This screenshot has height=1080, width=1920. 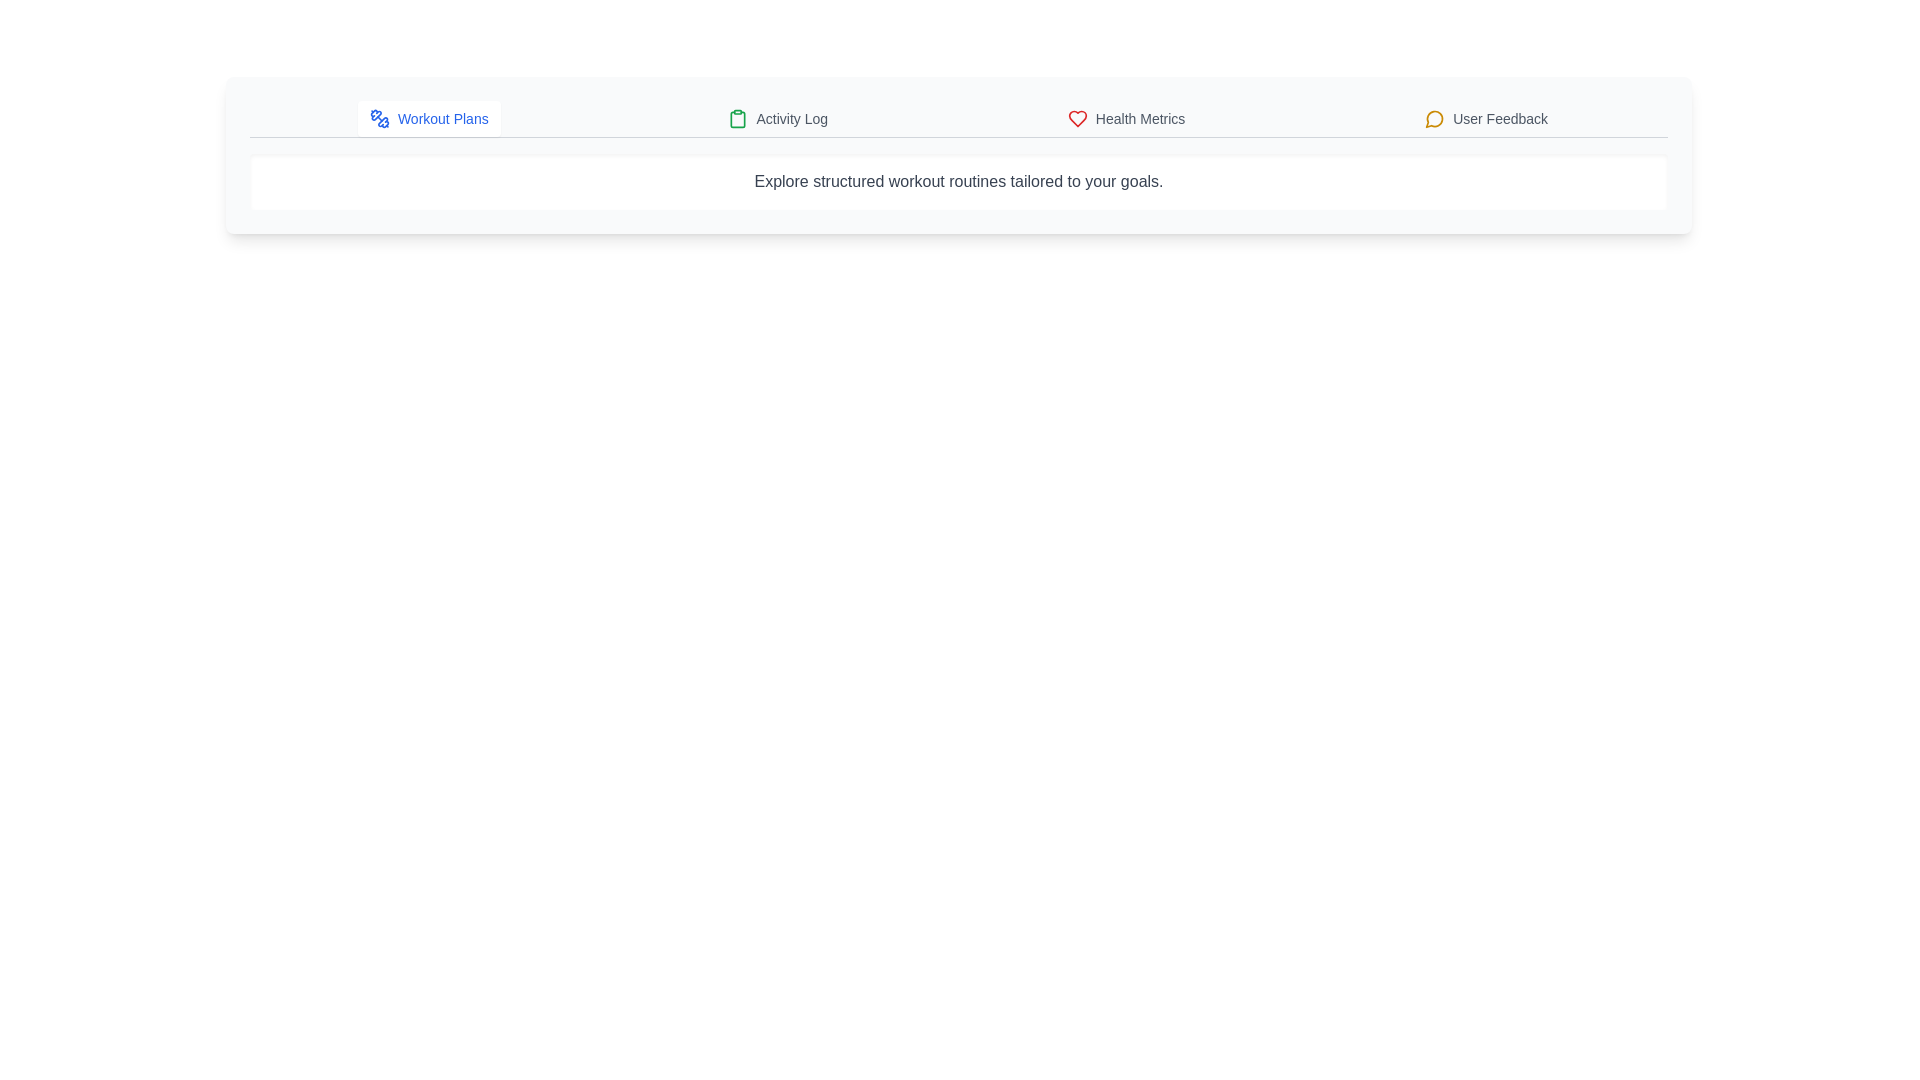 I want to click on the clipboard icon with a green fill color located to the left of the 'Activity Log' text, so click(x=737, y=119).